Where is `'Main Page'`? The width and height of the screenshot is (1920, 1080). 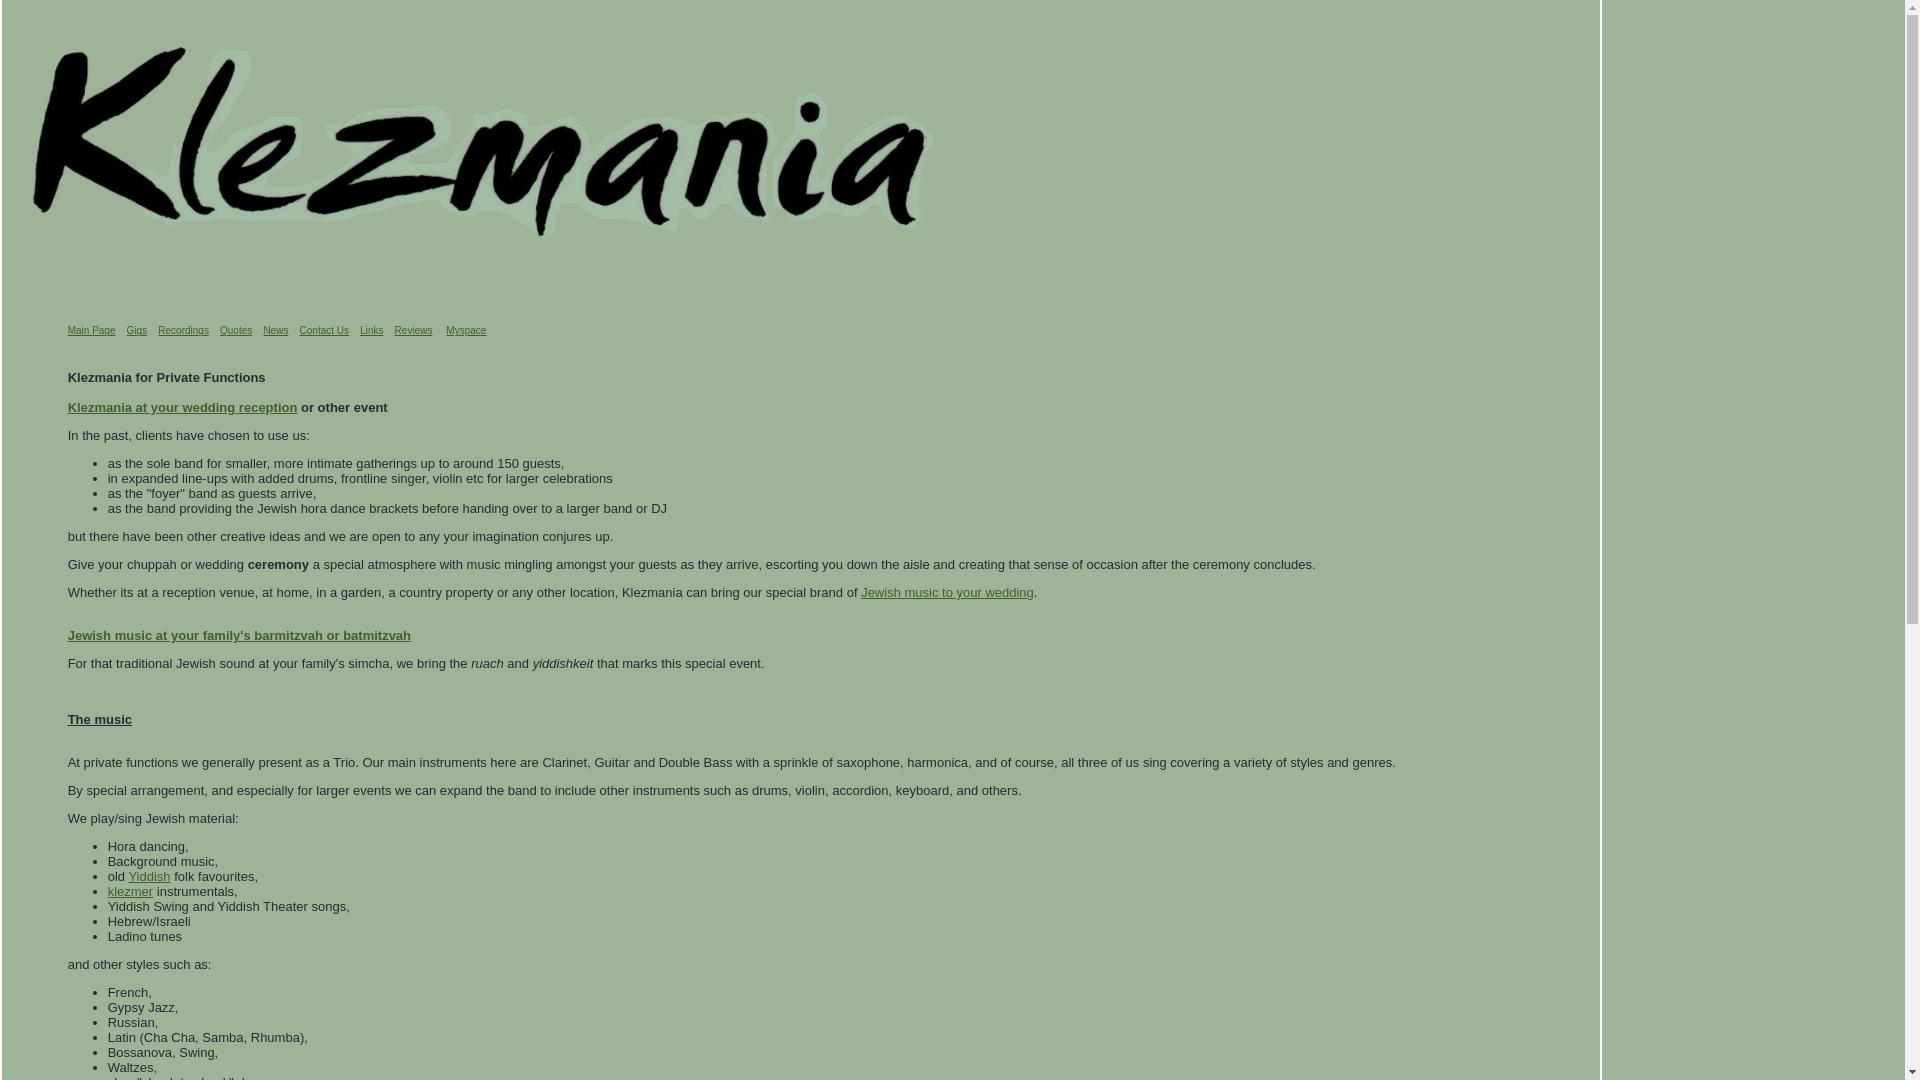 'Main Page' is located at coordinates (90, 329).